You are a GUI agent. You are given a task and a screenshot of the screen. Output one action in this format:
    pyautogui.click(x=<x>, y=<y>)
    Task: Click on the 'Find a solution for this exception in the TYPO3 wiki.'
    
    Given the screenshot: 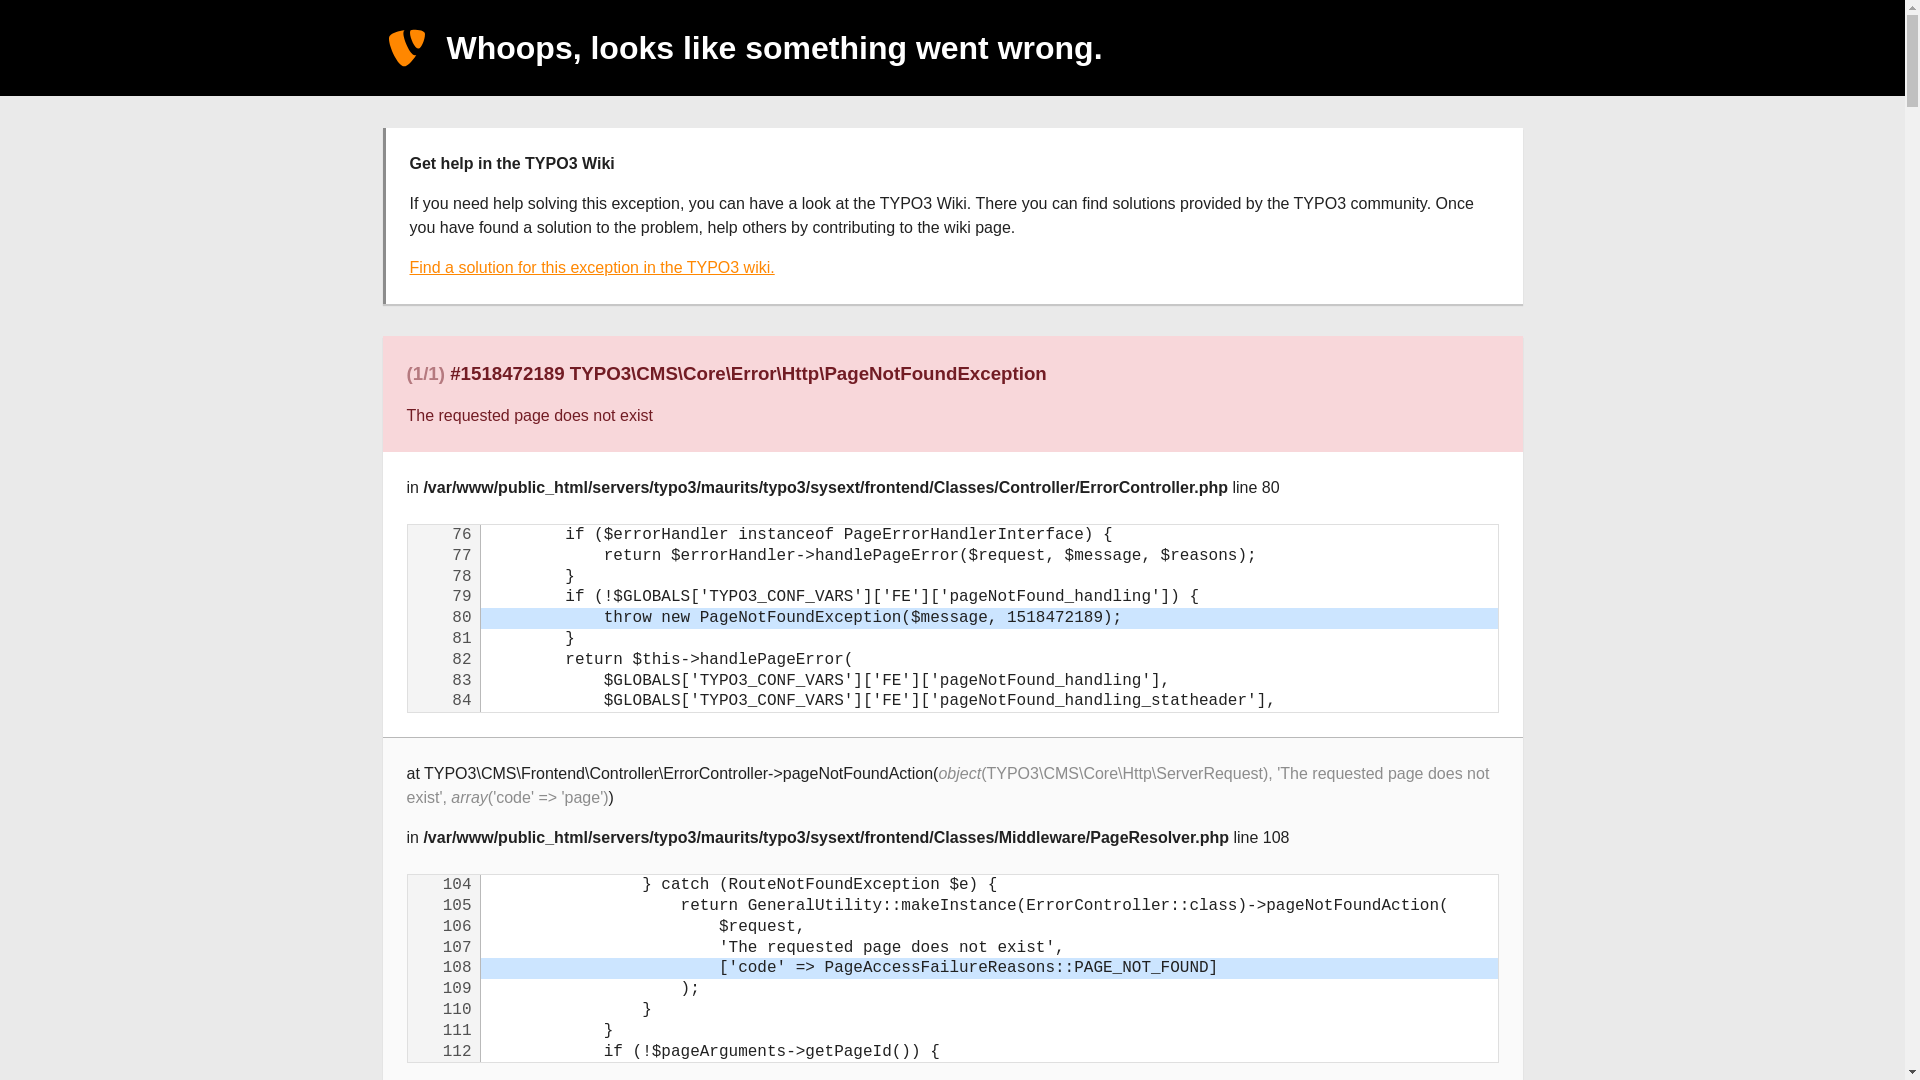 What is the action you would take?
    pyautogui.click(x=591, y=266)
    